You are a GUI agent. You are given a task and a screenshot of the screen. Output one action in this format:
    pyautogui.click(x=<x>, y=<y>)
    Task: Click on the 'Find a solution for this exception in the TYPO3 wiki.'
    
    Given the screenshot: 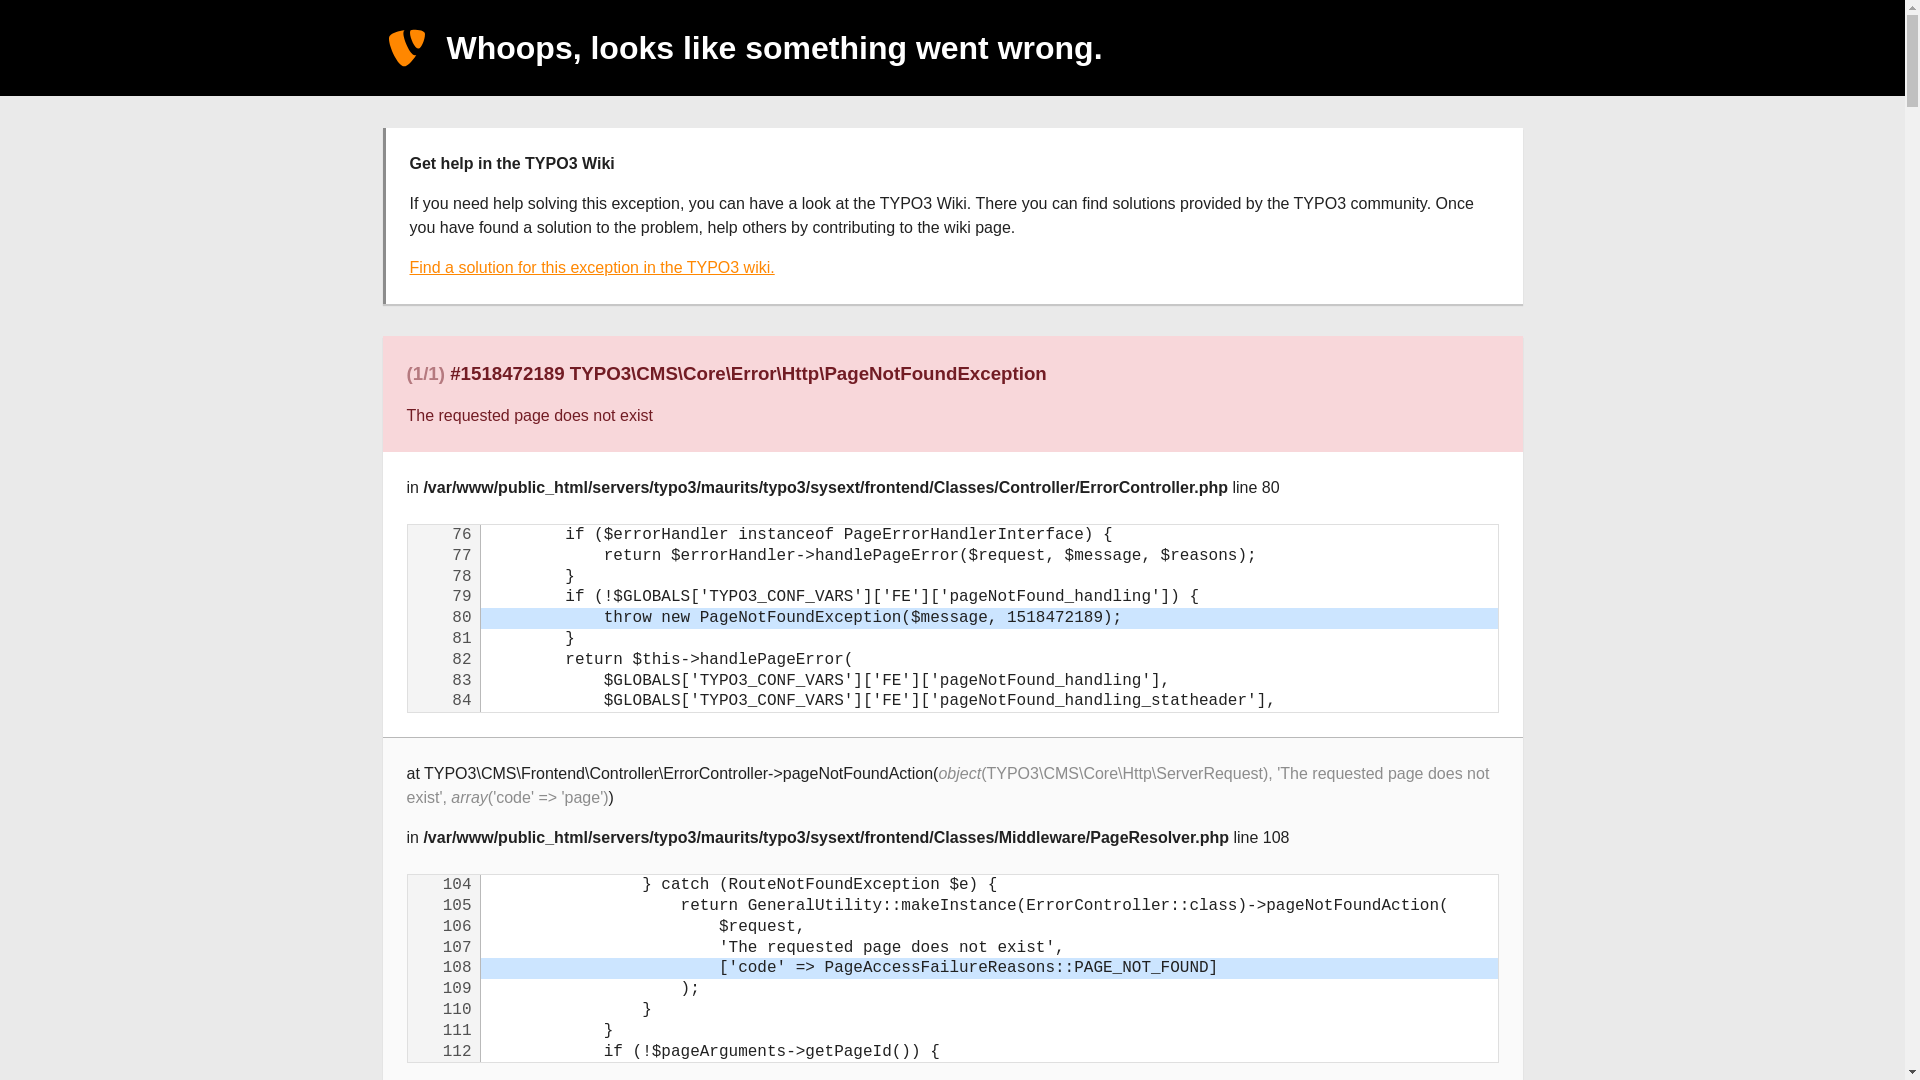 What is the action you would take?
    pyautogui.click(x=591, y=266)
    